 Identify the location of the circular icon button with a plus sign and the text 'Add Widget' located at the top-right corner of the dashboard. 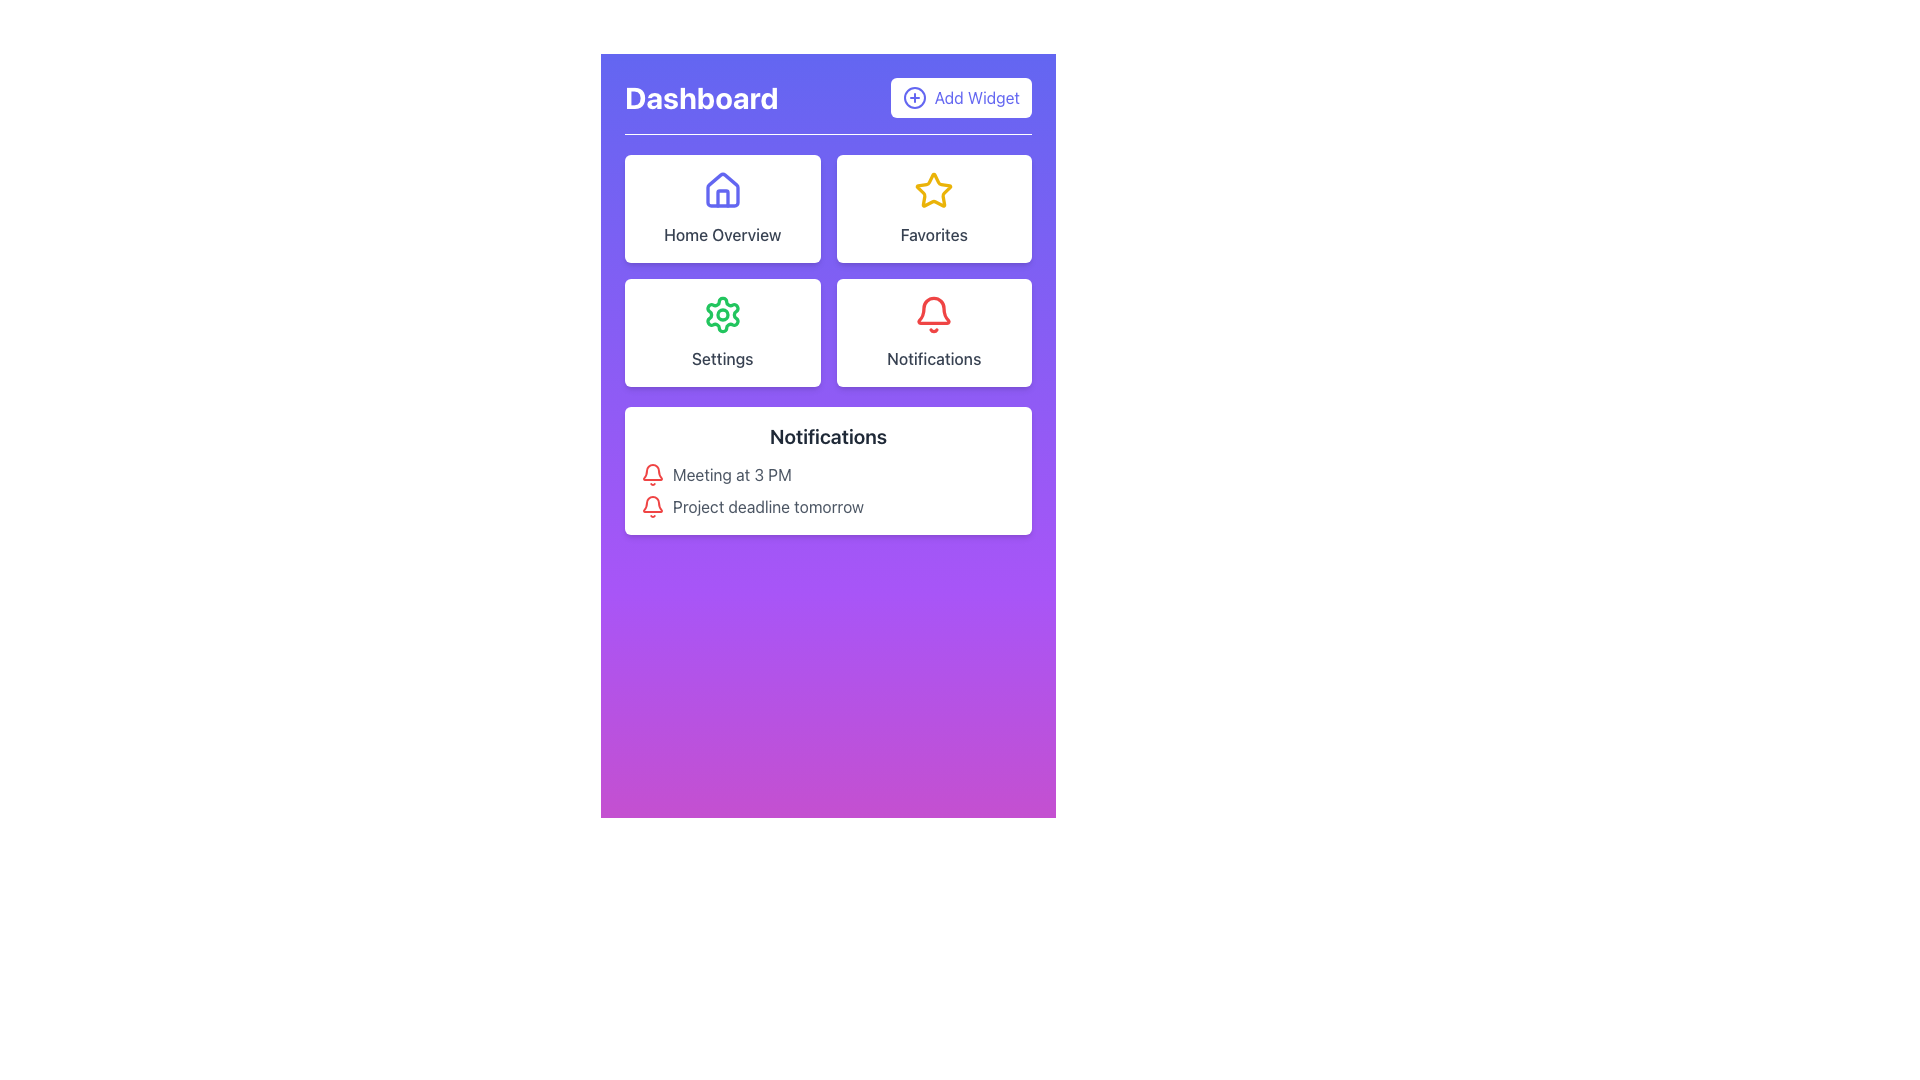
(913, 97).